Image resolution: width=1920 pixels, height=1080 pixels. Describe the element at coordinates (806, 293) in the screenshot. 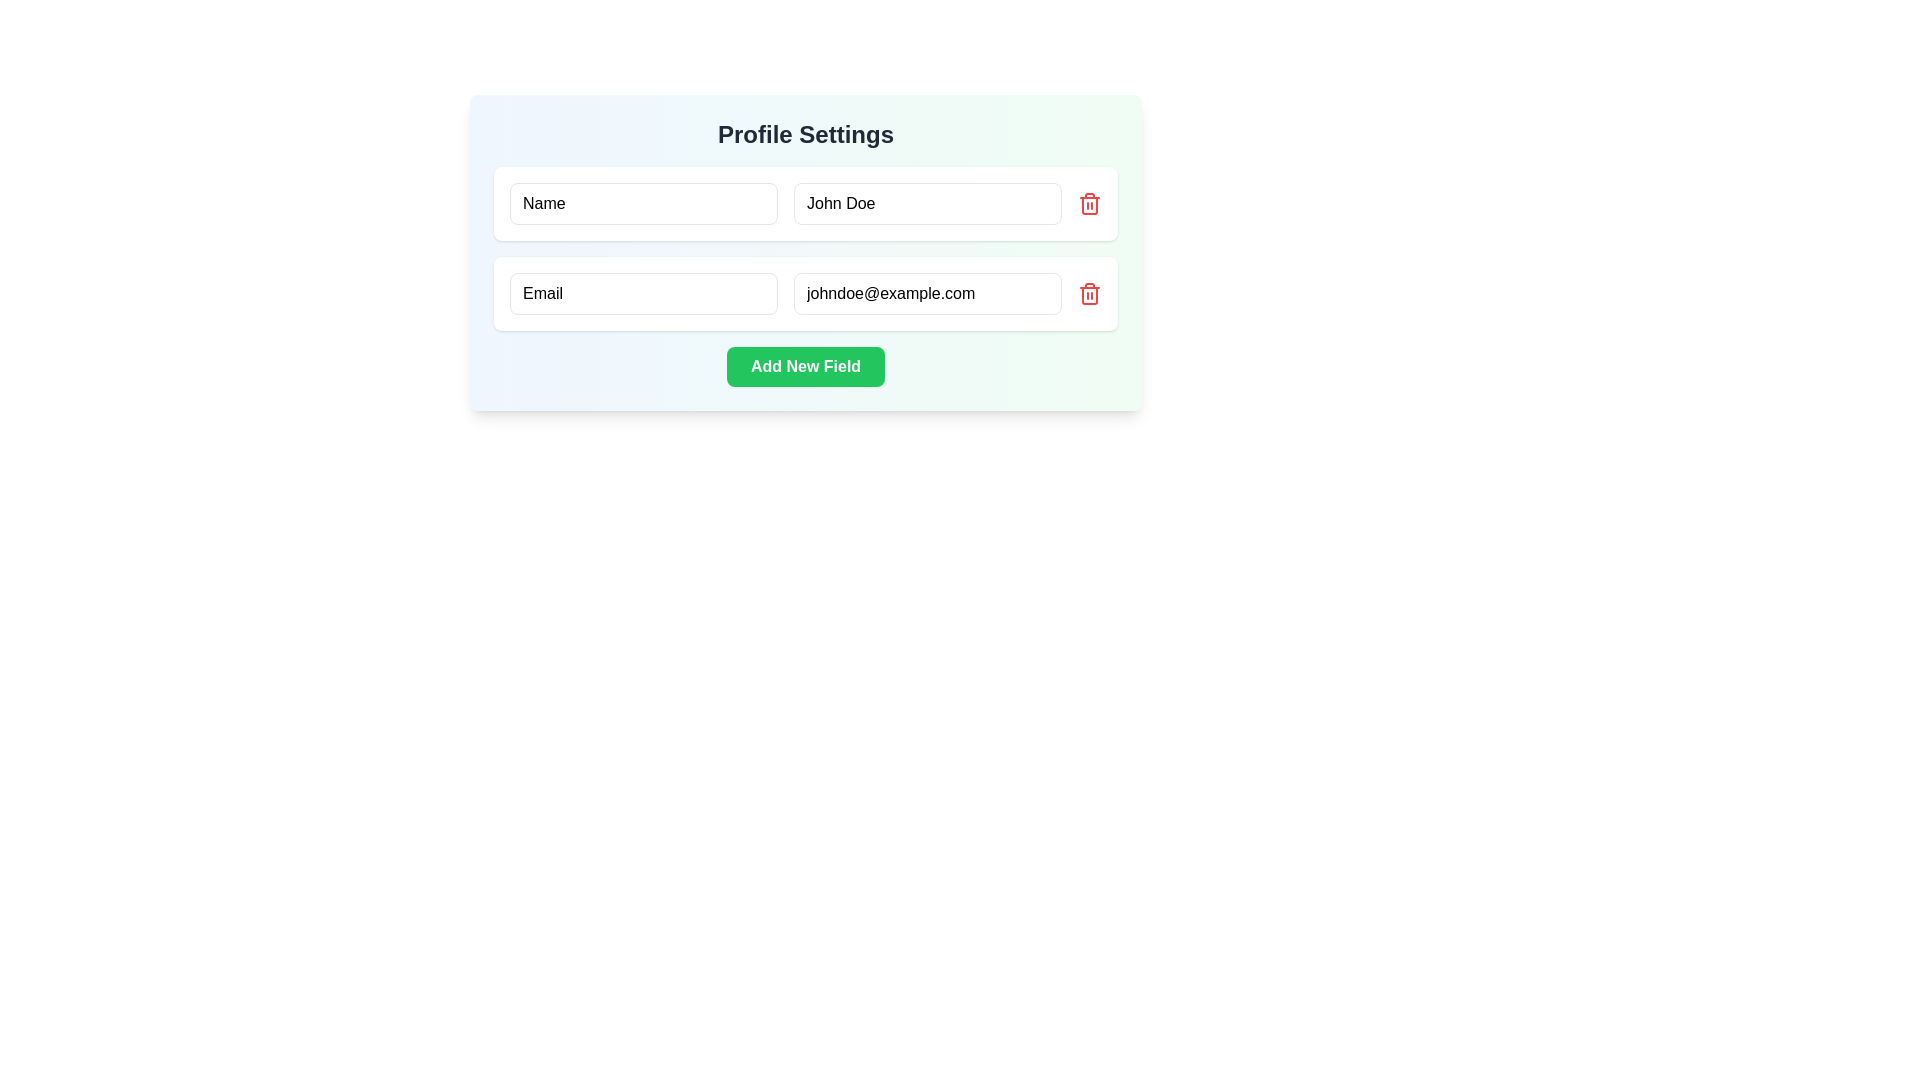

I see `the 'Email' text field within the Composite element that contains two text fields and a red trash icon` at that location.